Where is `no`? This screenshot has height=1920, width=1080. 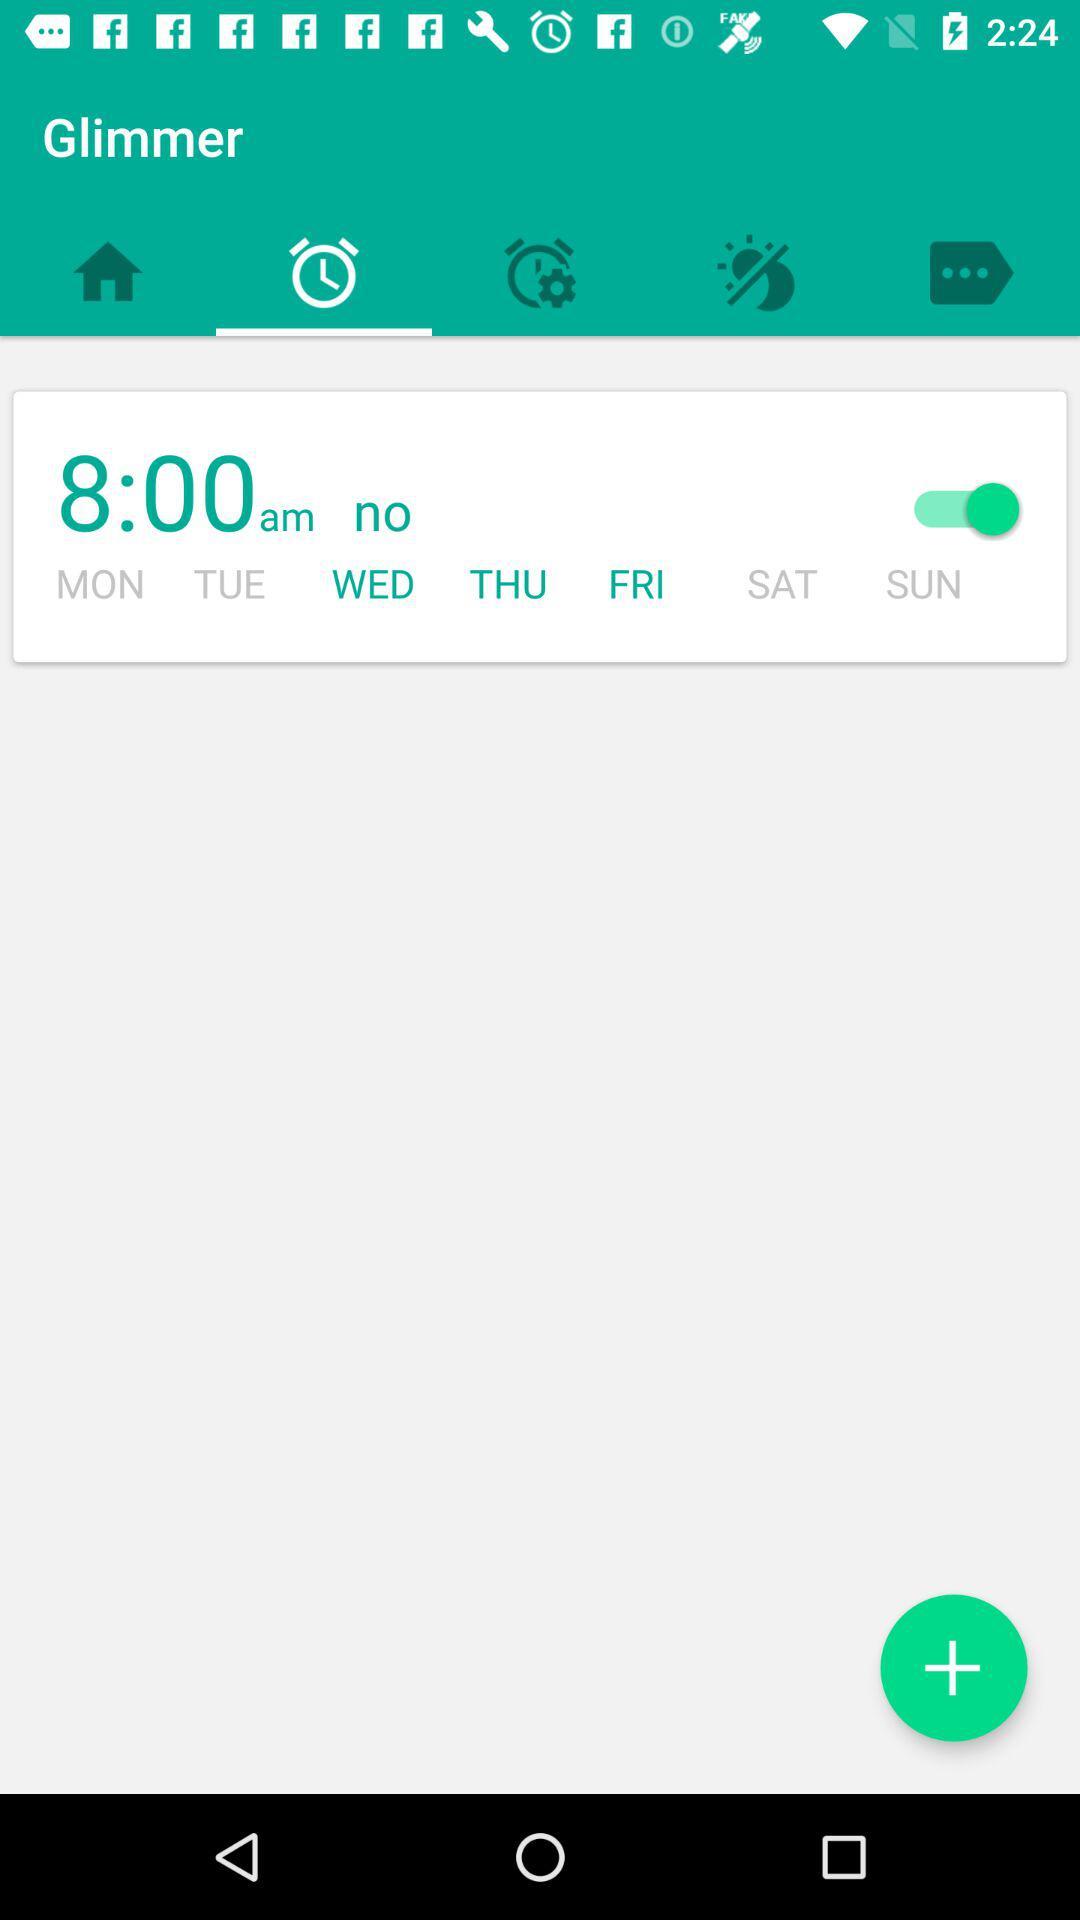 no is located at coordinates (585, 513).